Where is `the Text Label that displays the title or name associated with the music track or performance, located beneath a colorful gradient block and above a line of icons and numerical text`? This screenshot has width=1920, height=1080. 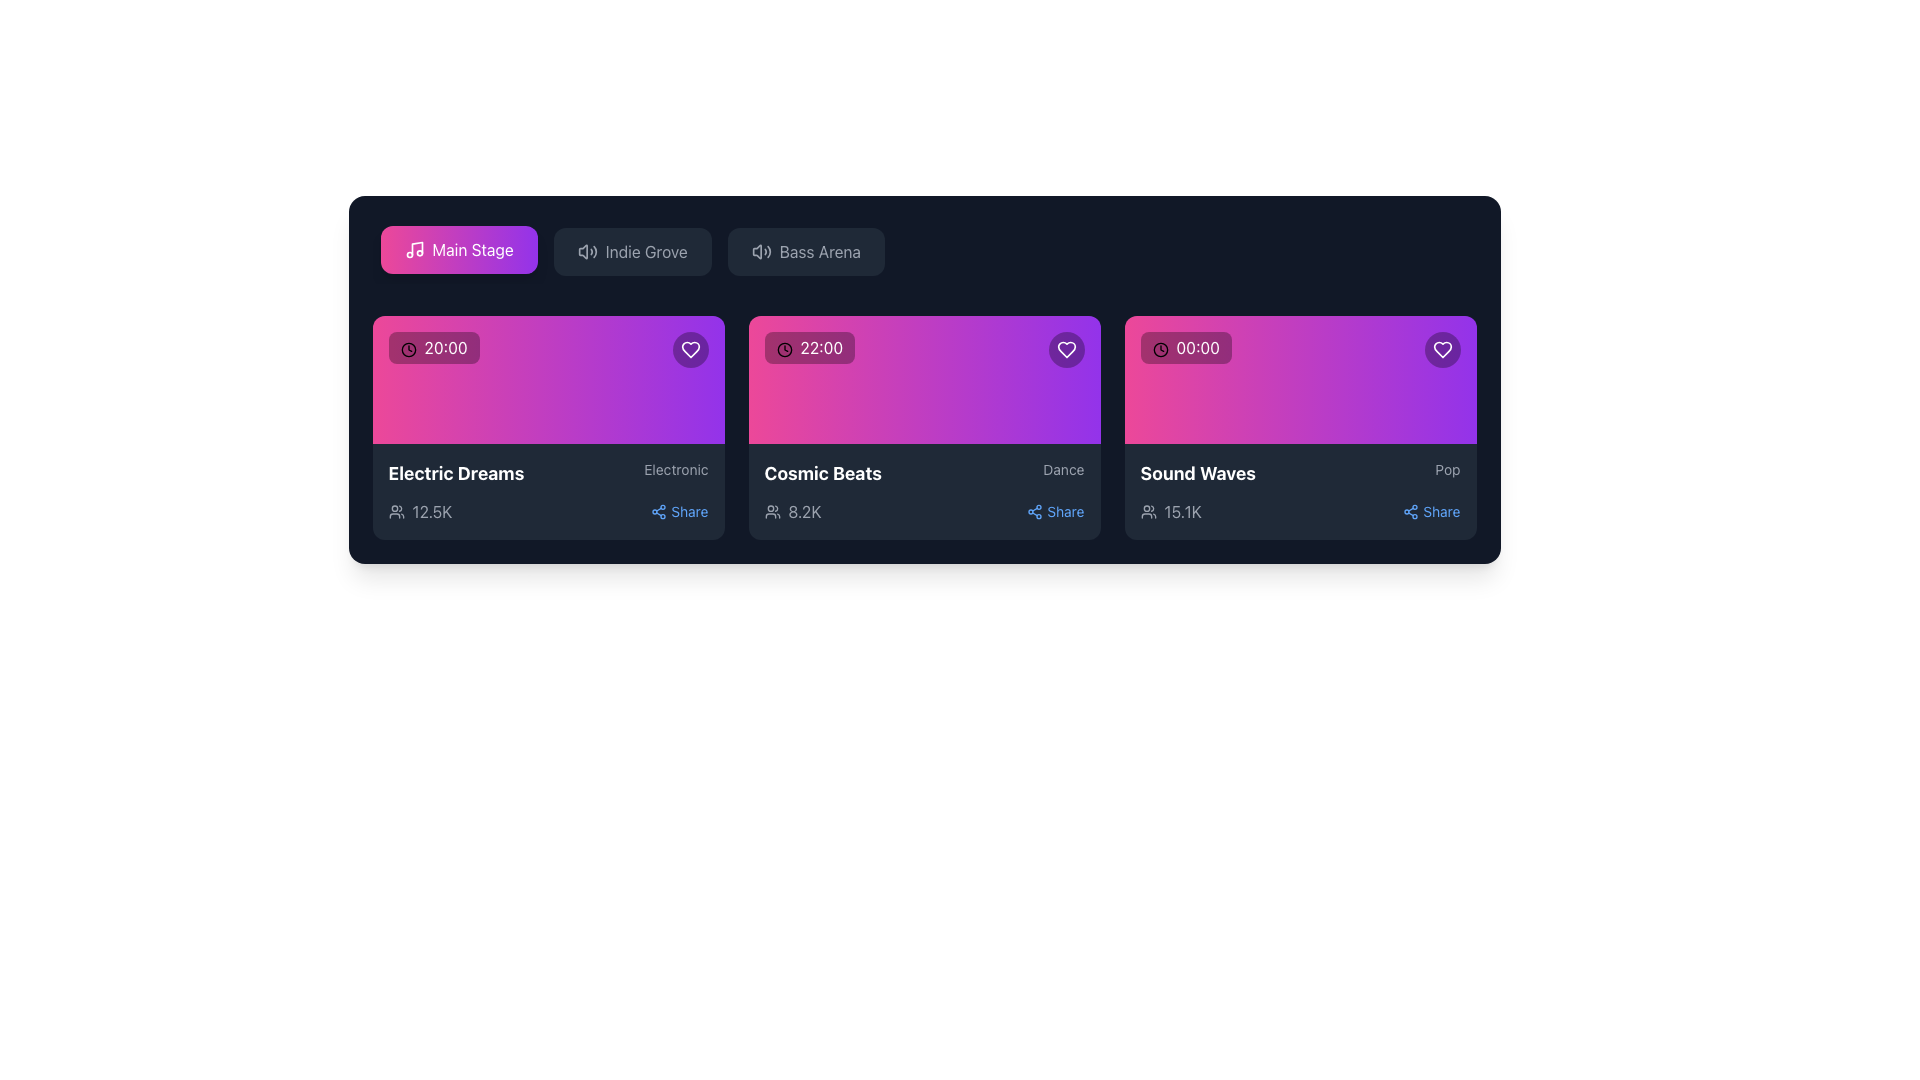 the Text Label that displays the title or name associated with the music track or performance, located beneath a colorful gradient block and above a line of icons and numerical text is located at coordinates (1198, 474).